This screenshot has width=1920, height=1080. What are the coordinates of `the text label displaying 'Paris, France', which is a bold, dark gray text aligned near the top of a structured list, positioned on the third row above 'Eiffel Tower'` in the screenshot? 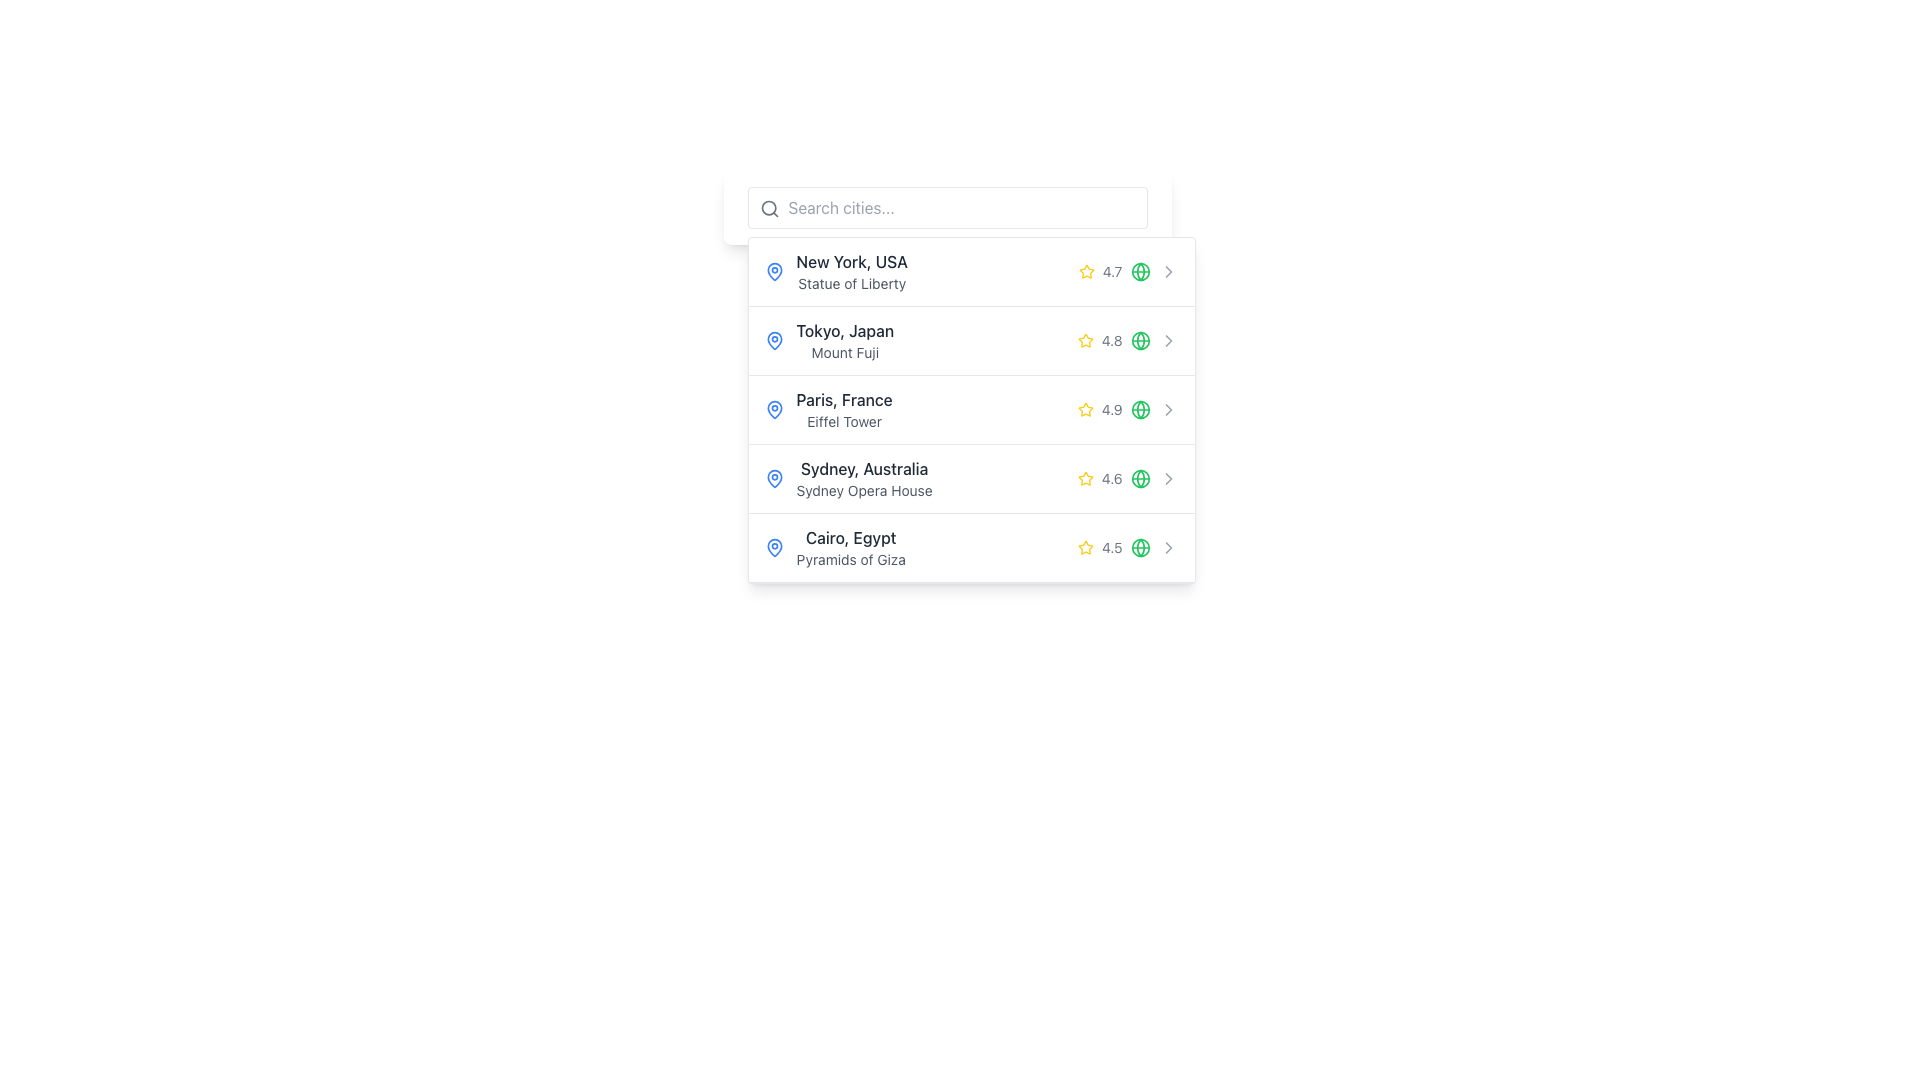 It's located at (844, 400).